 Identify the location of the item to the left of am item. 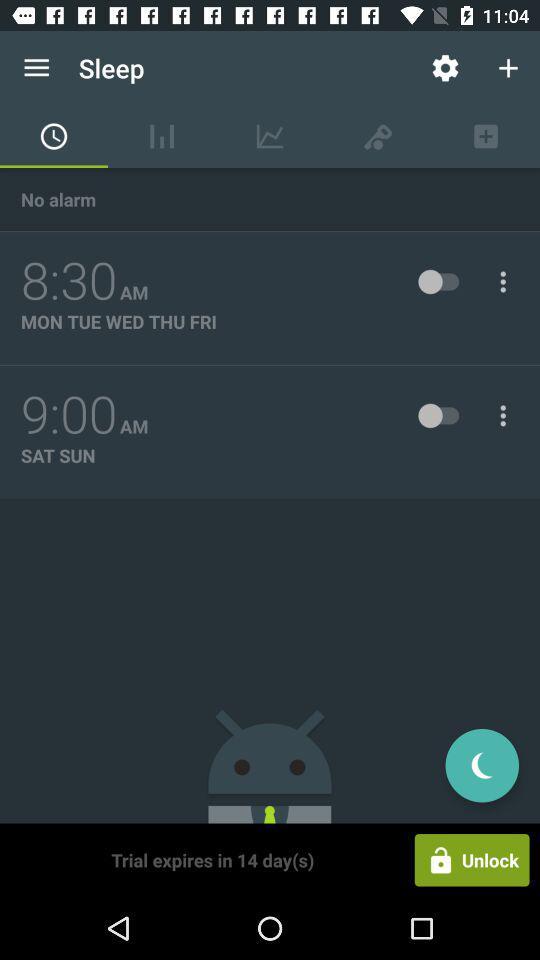
(68, 414).